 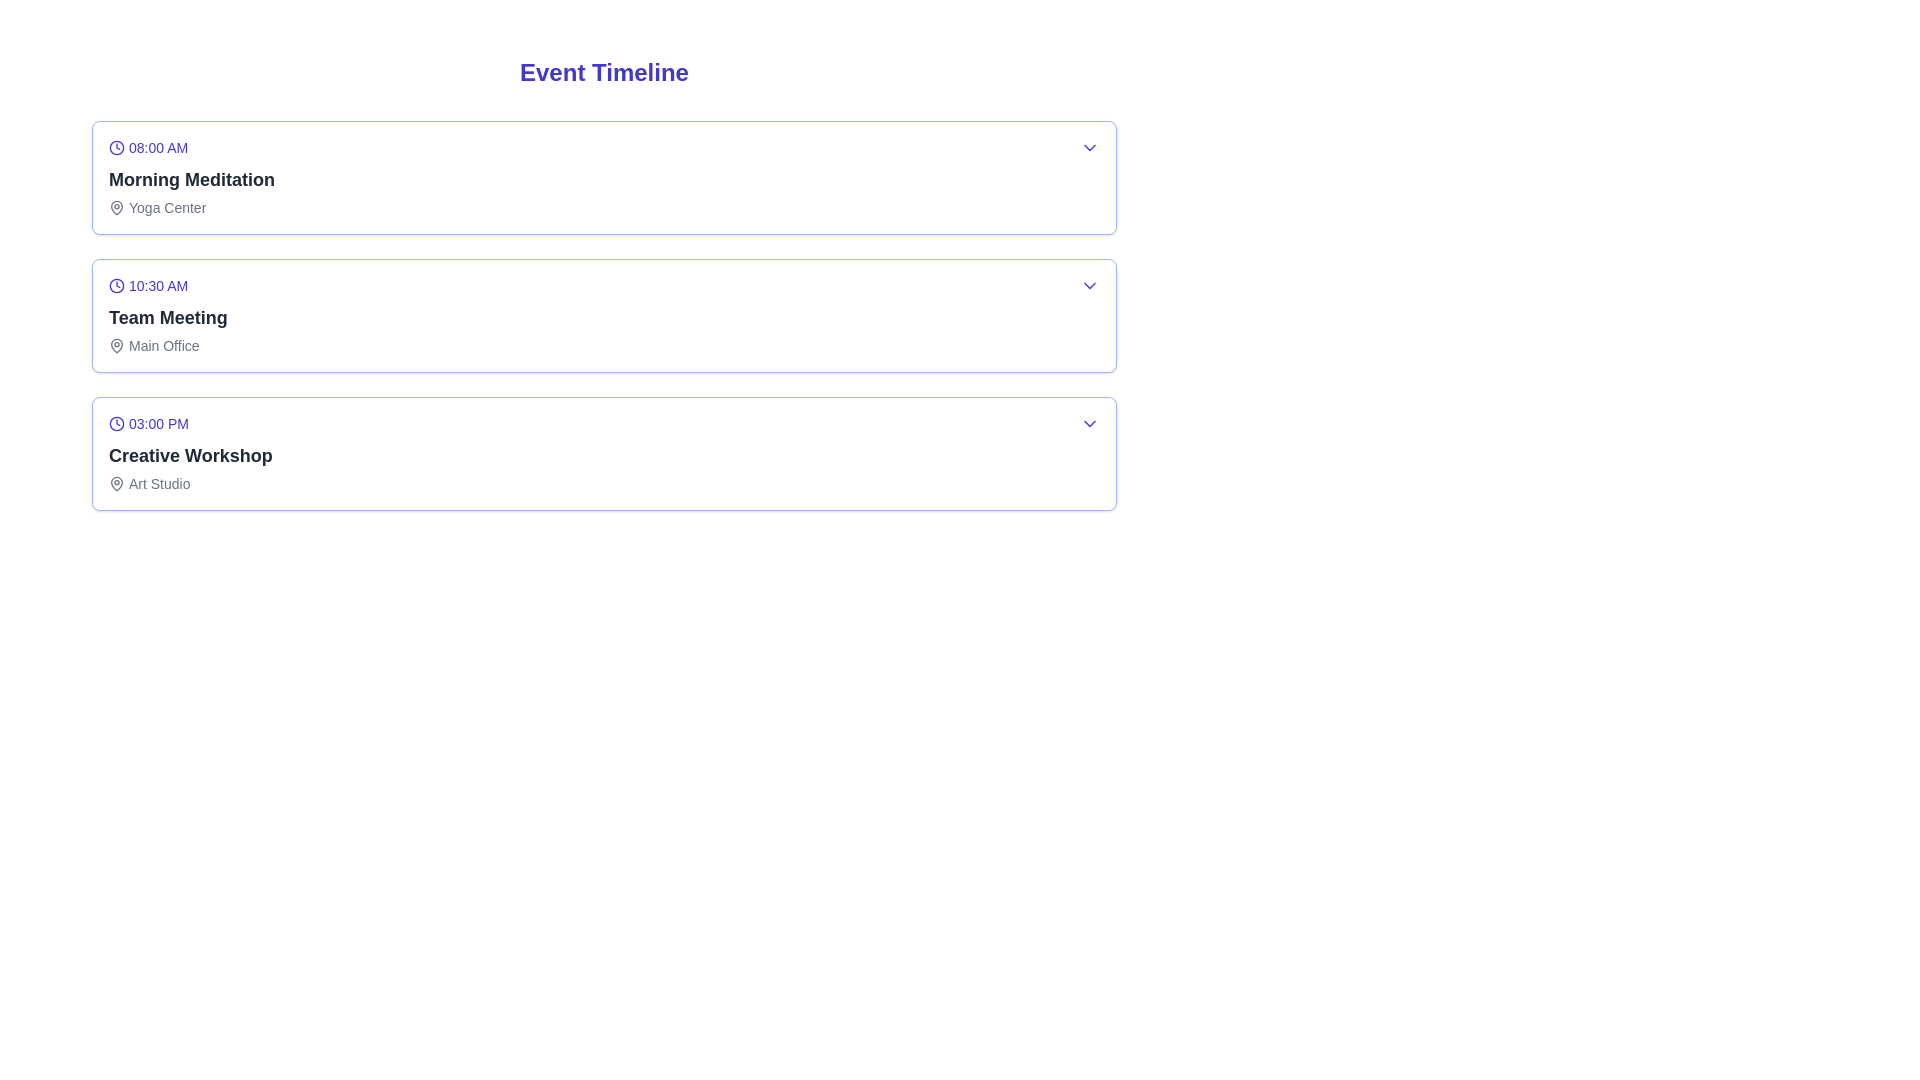 I want to click on the Event information block located directly under the 'Event Timeline' header, so click(x=192, y=176).